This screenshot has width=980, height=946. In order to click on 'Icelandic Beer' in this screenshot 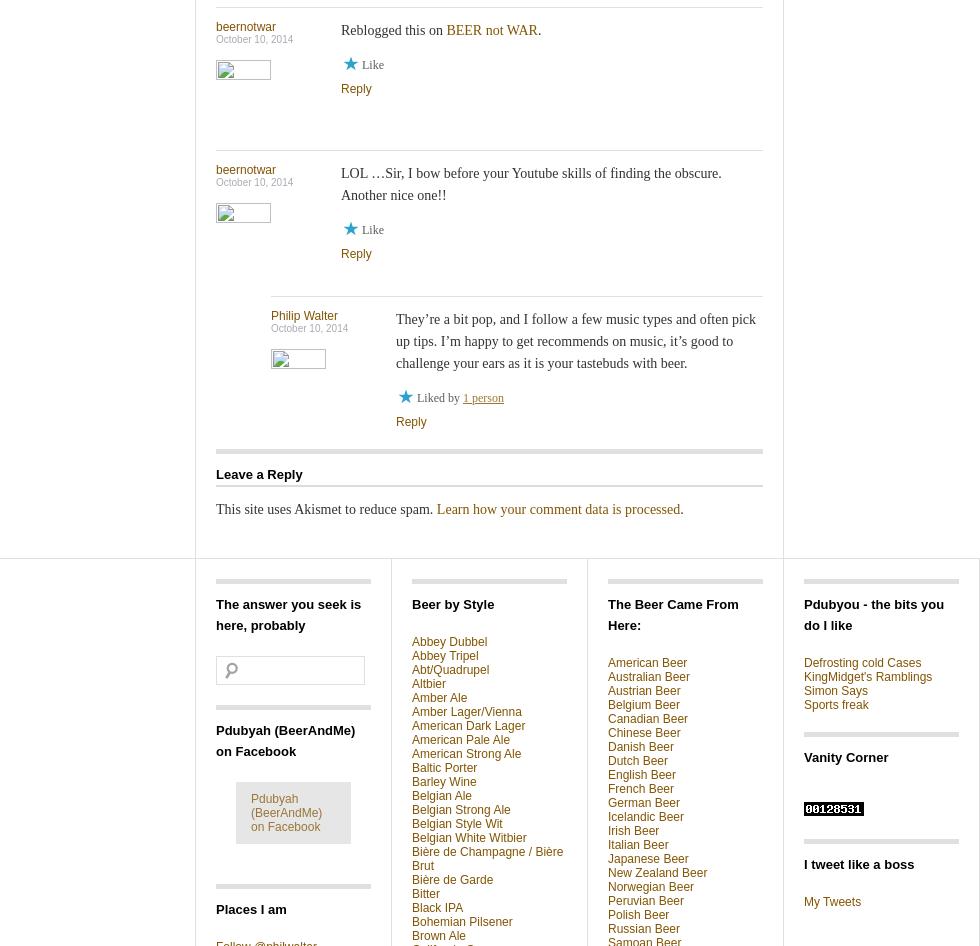, I will do `click(646, 816)`.